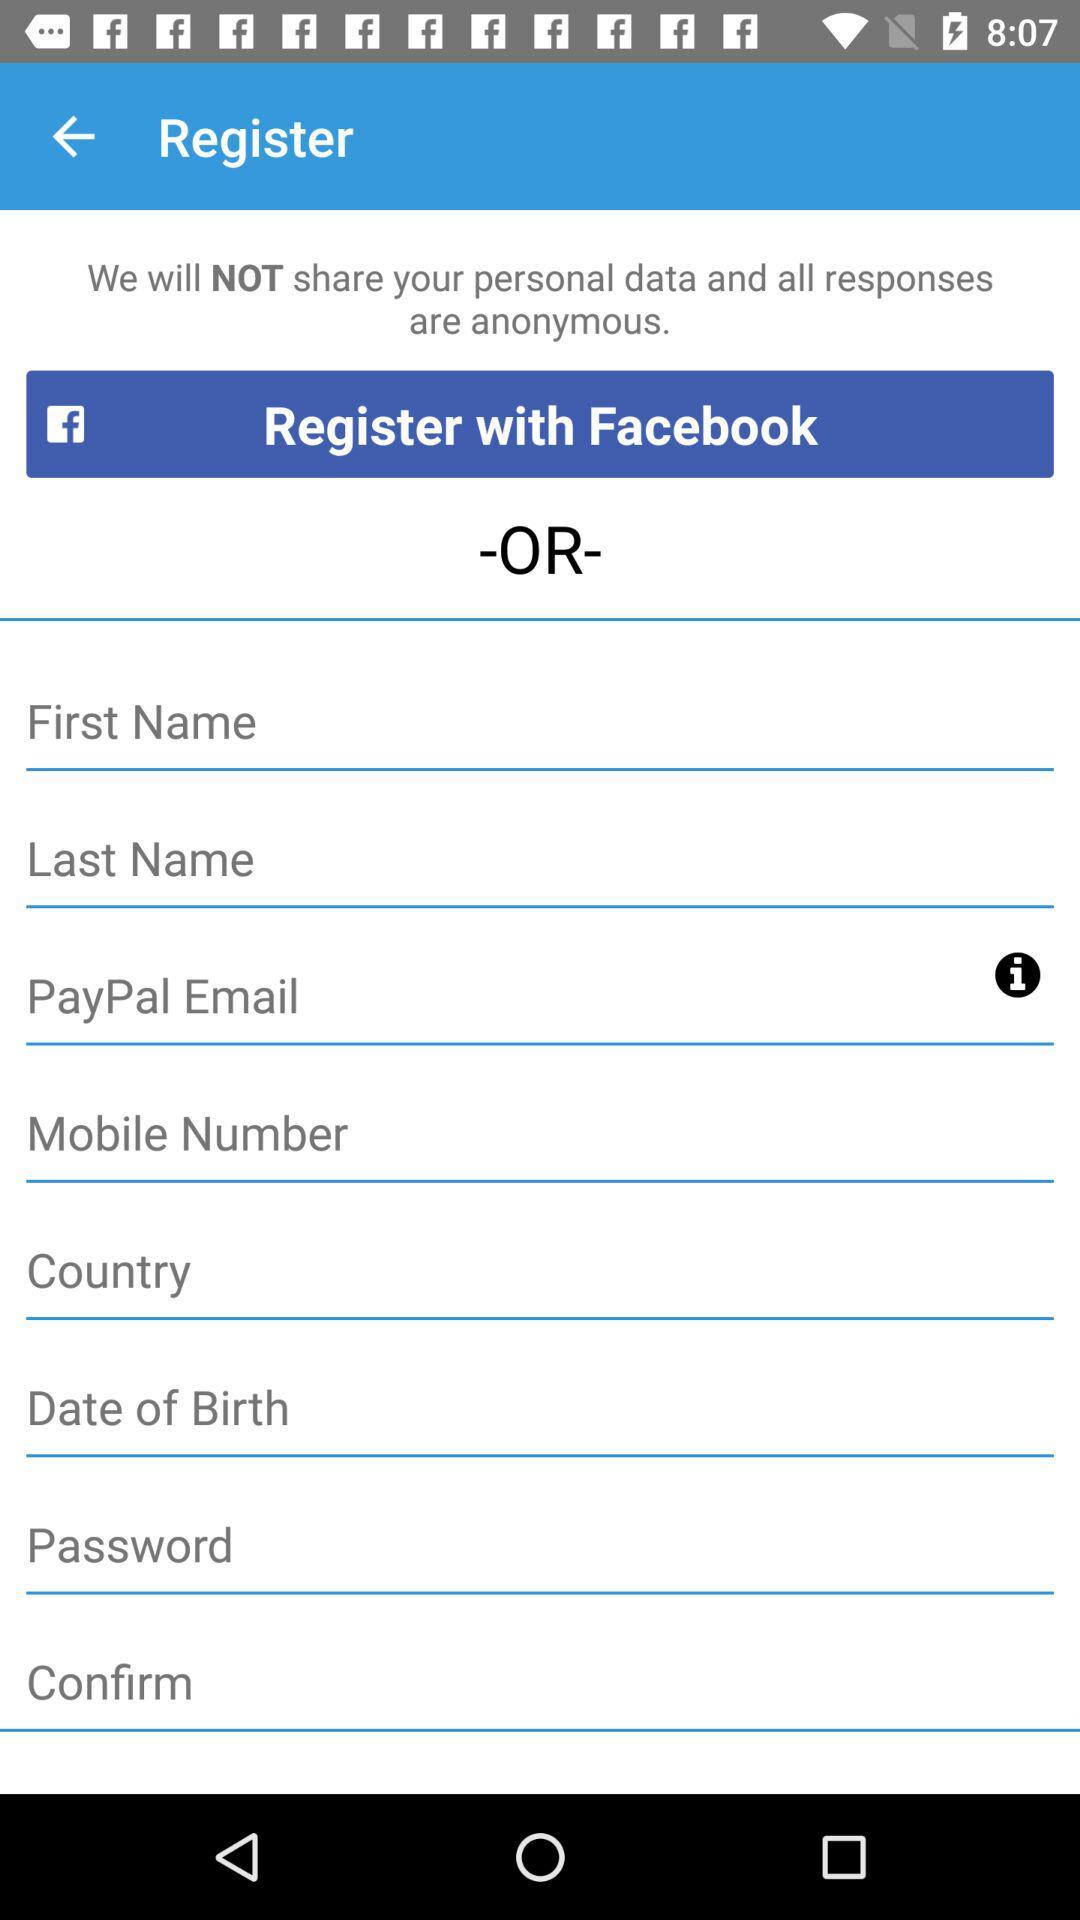 The height and width of the screenshot is (1920, 1080). Describe the element at coordinates (540, 423) in the screenshot. I see `the register with facebook item` at that location.